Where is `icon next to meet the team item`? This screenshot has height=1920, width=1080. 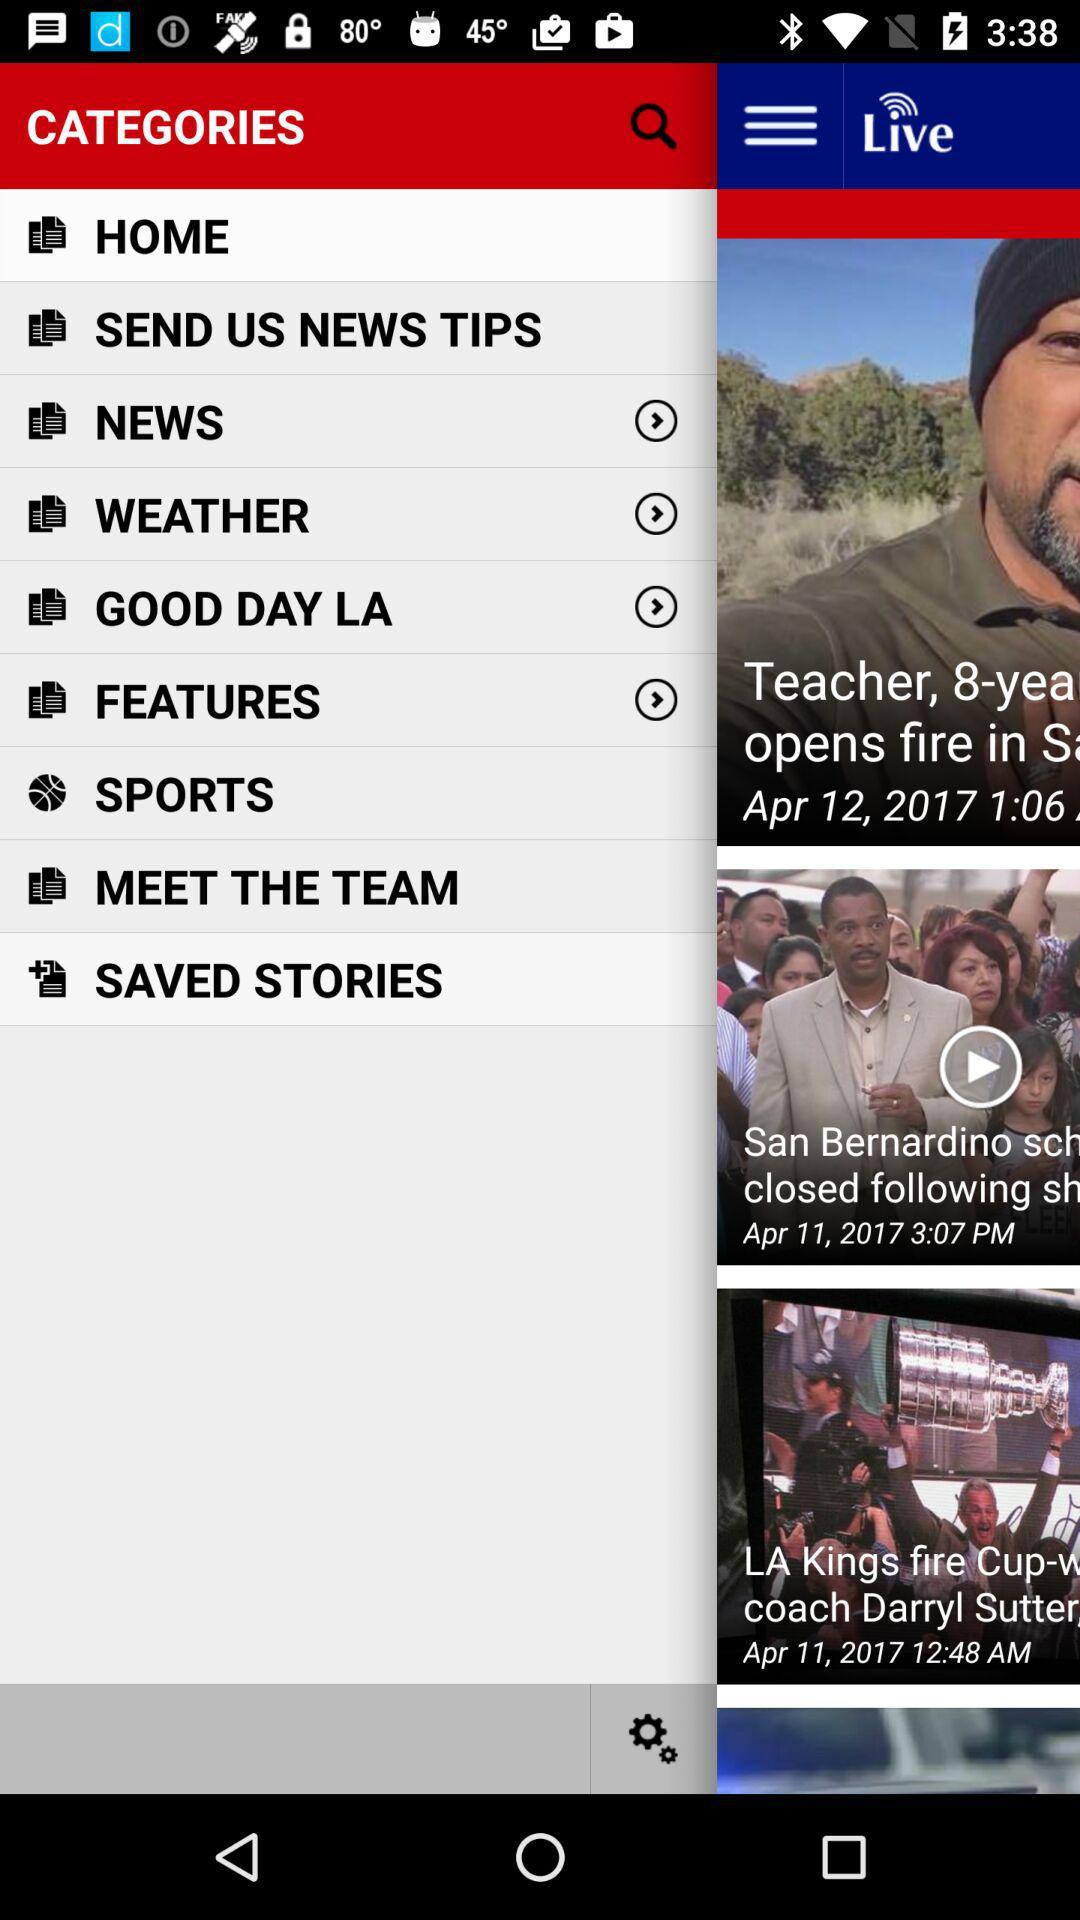 icon next to meet the team item is located at coordinates (897, 1066).